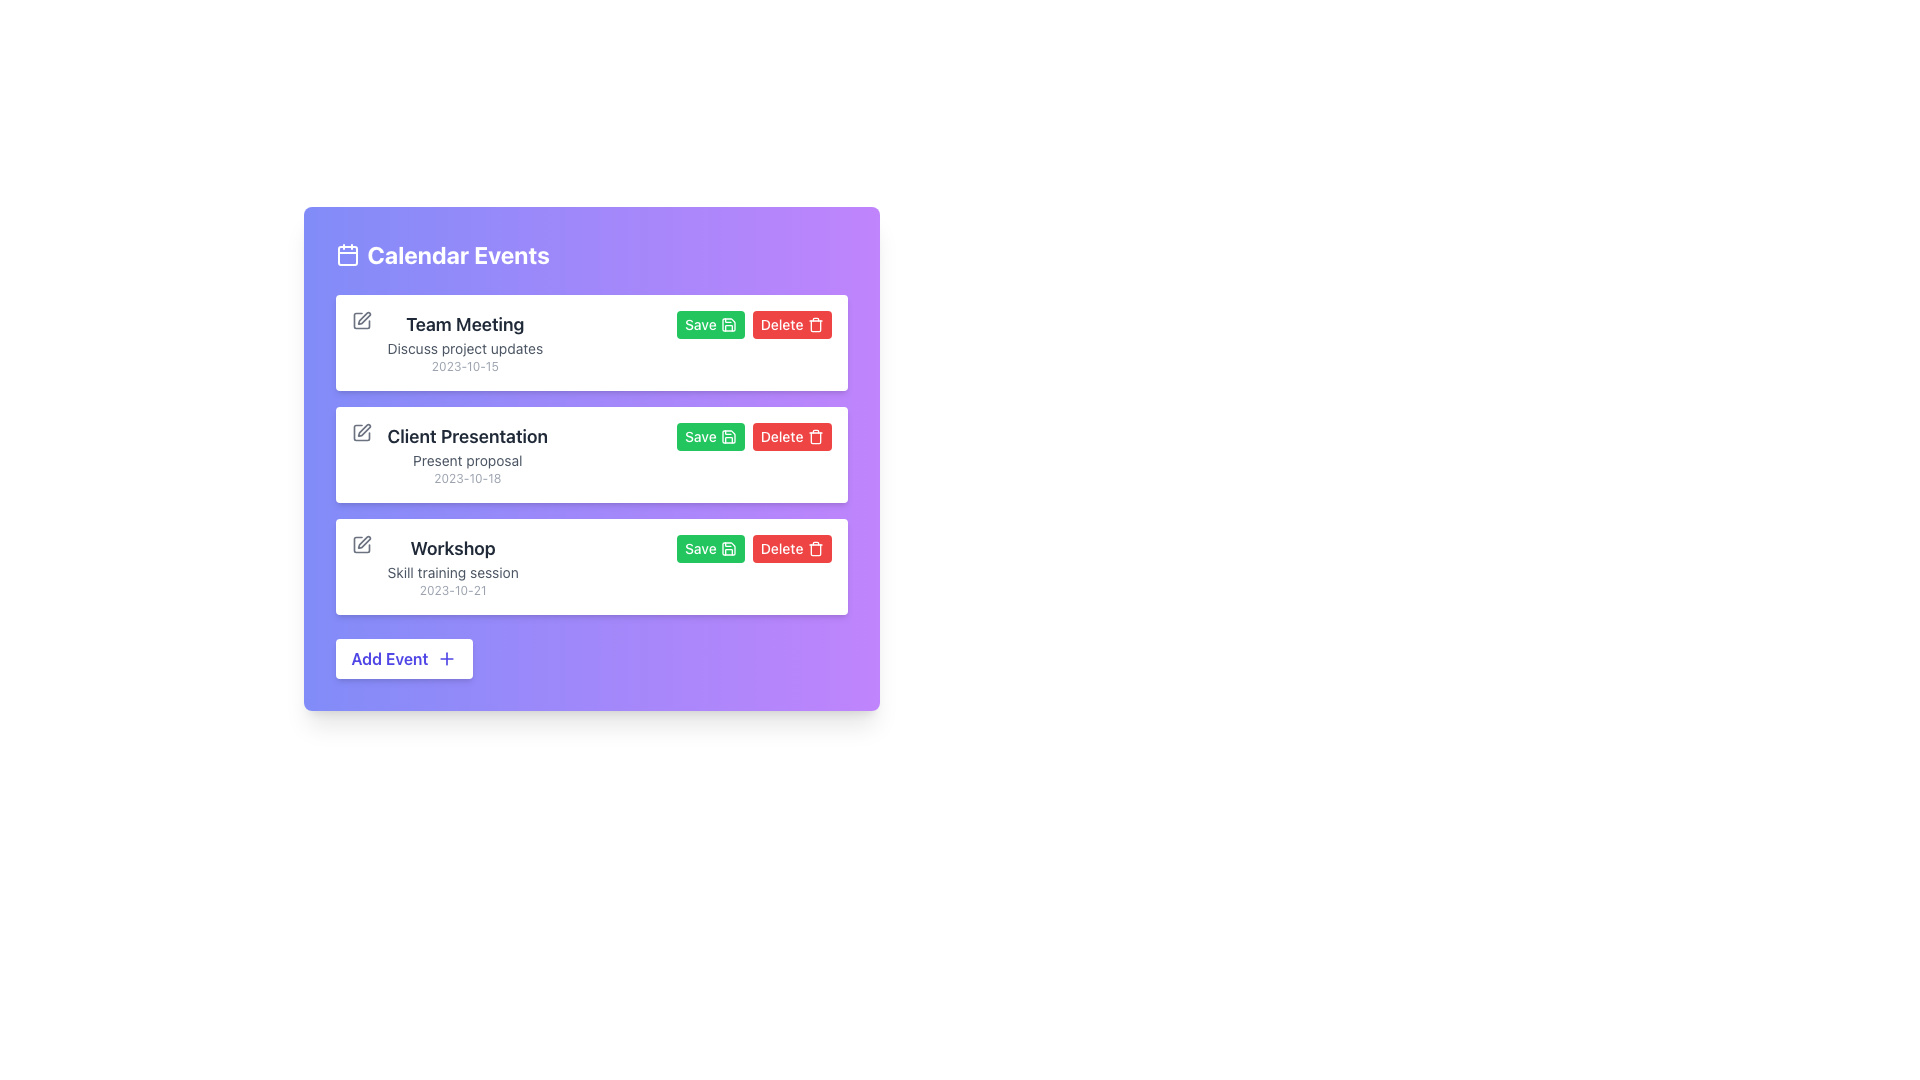 The width and height of the screenshot is (1920, 1080). I want to click on the Static Text Block titled 'Workshop' in the third event card of the 'Calendar Events' section, so click(452, 567).